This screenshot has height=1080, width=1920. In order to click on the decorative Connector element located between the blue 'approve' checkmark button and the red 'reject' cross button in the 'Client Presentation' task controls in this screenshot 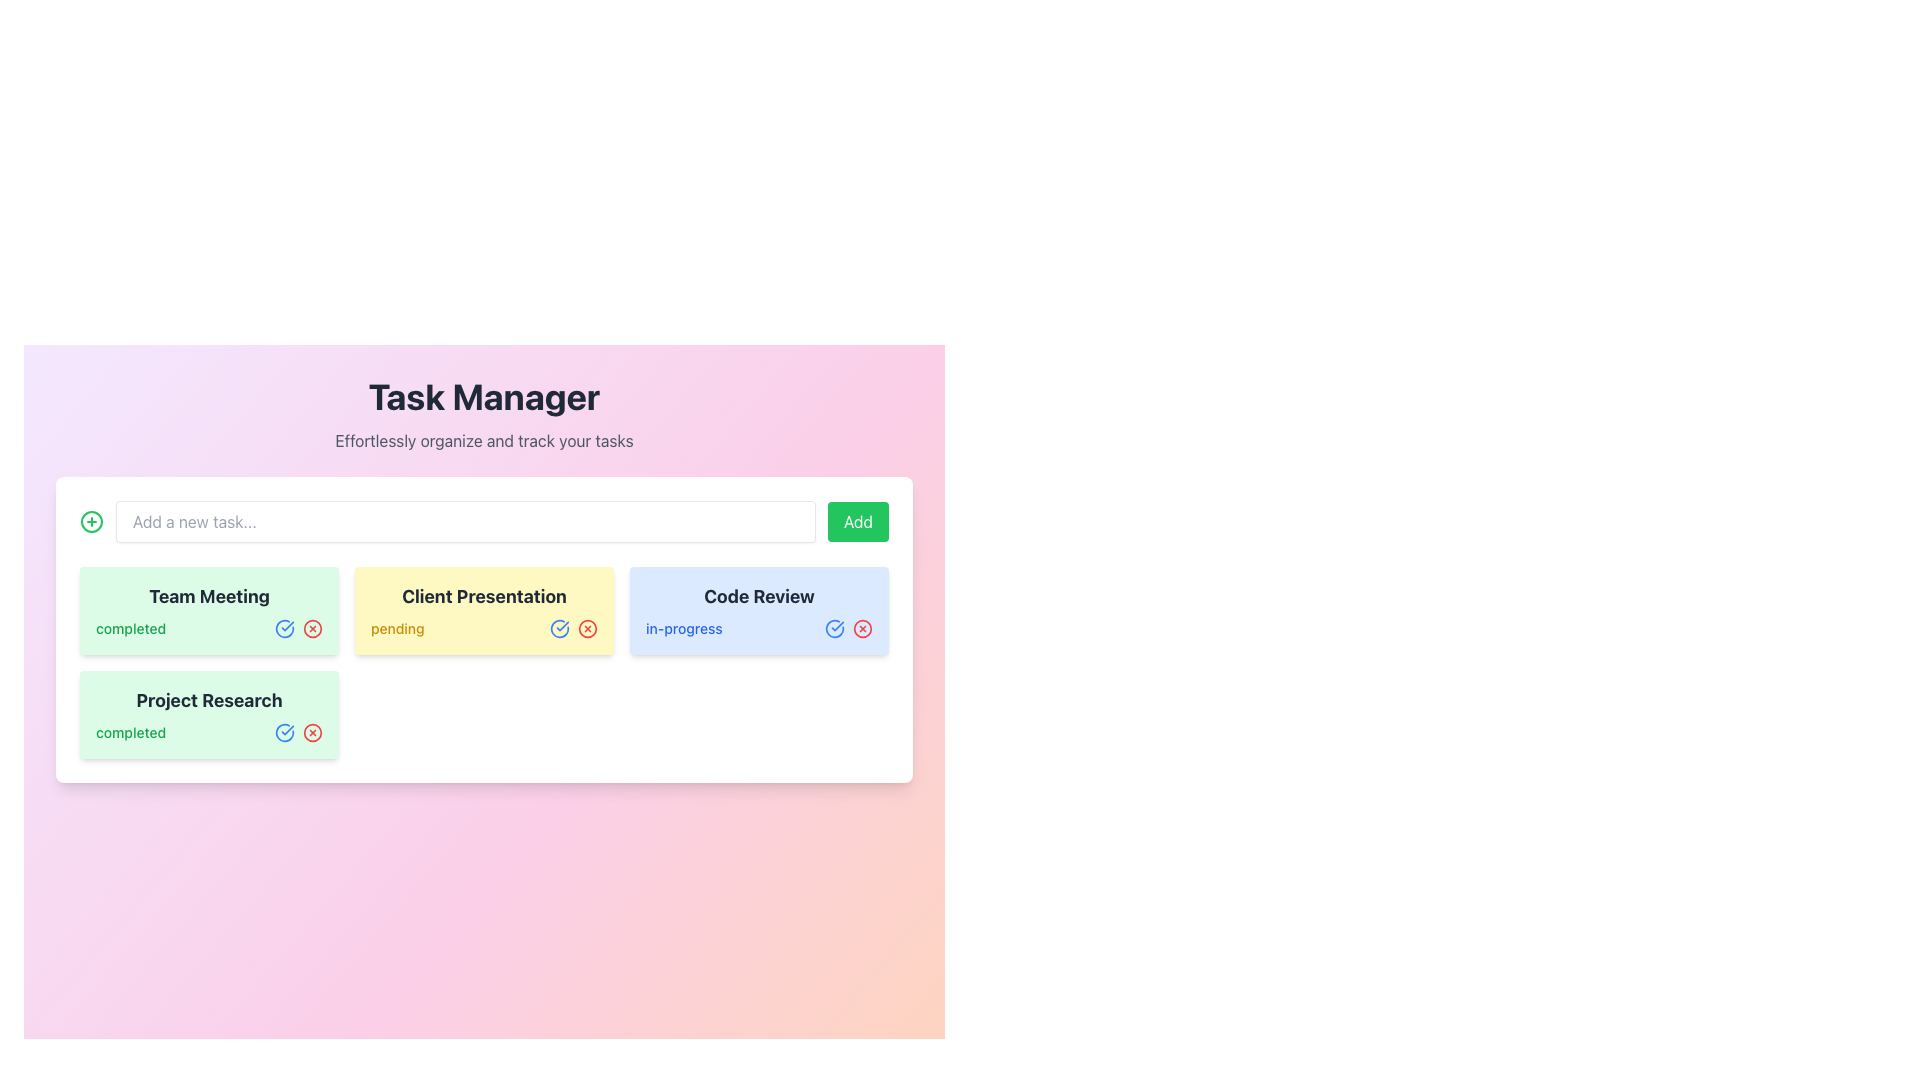, I will do `click(573, 627)`.